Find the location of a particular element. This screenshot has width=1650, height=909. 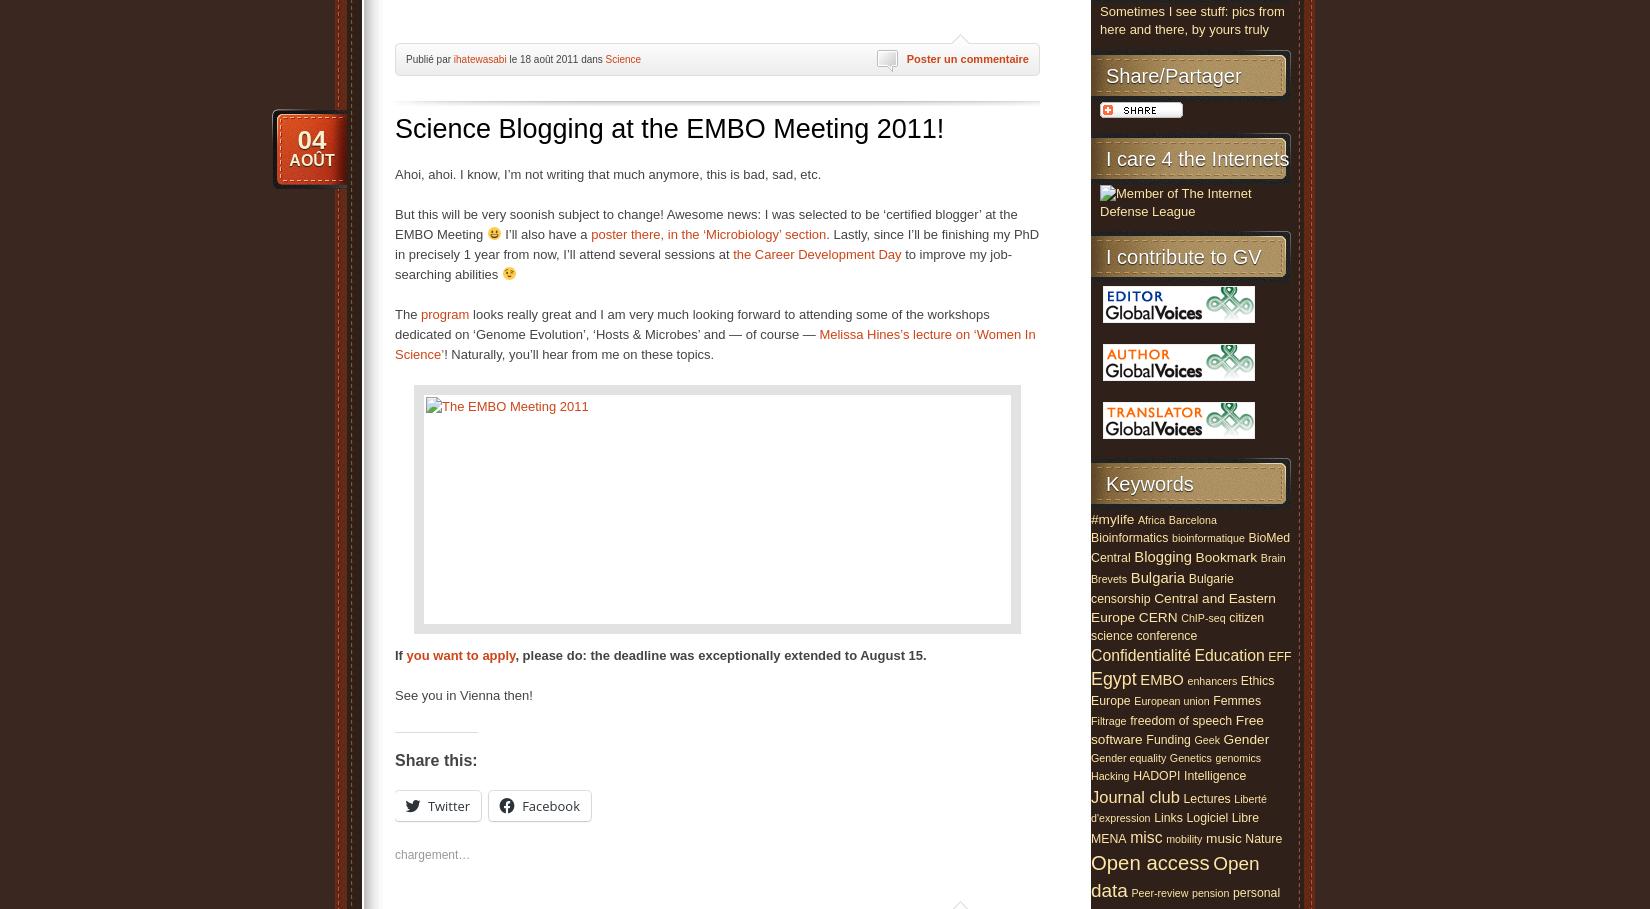

'Science' is located at coordinates (604, 58).